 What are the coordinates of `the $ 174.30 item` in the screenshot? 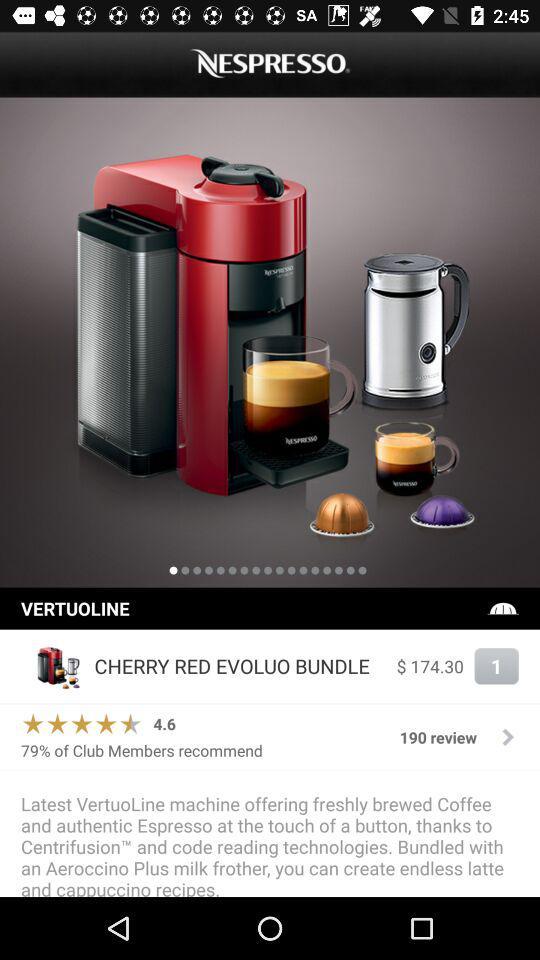 It's located at (429, 666).